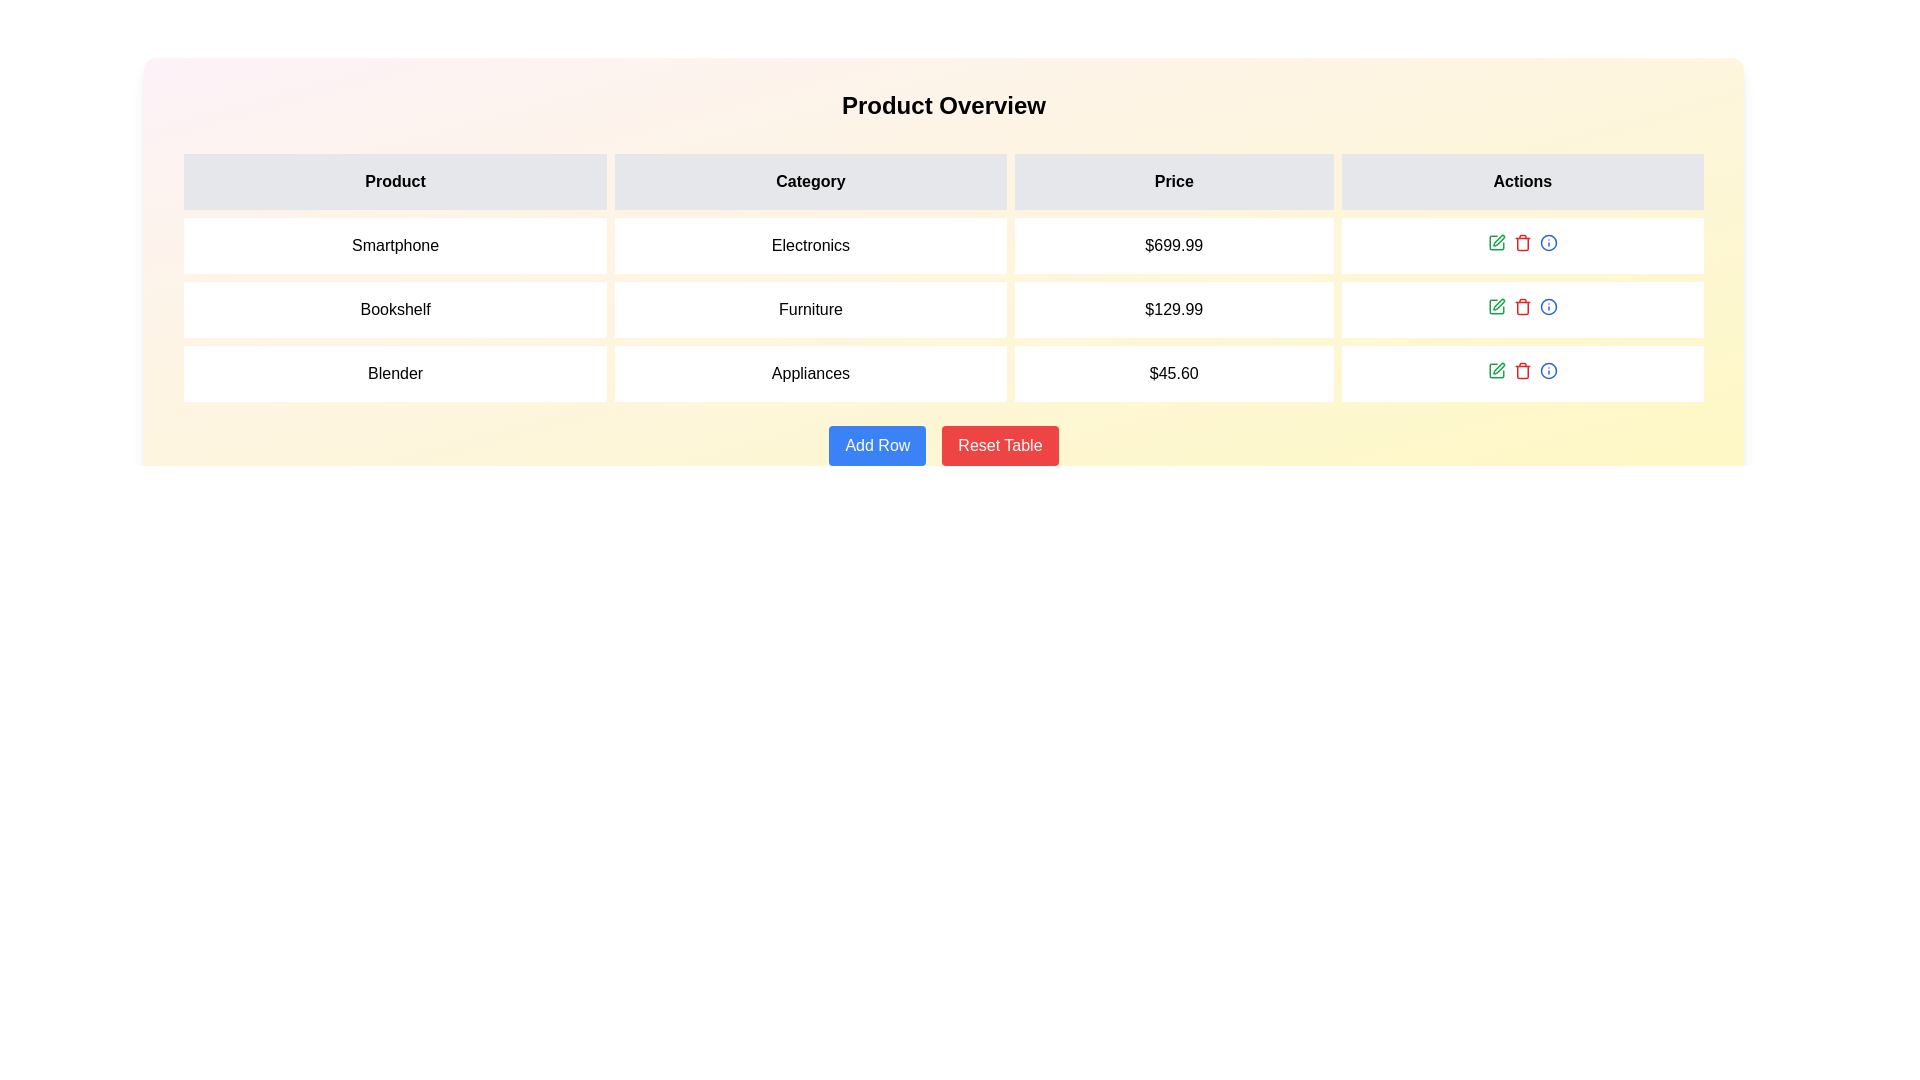 The height and width of the screenshot is (1080, 1920). I want to click on the information button located in the last column of the last row in the Actions table section, so click(1547, 242).